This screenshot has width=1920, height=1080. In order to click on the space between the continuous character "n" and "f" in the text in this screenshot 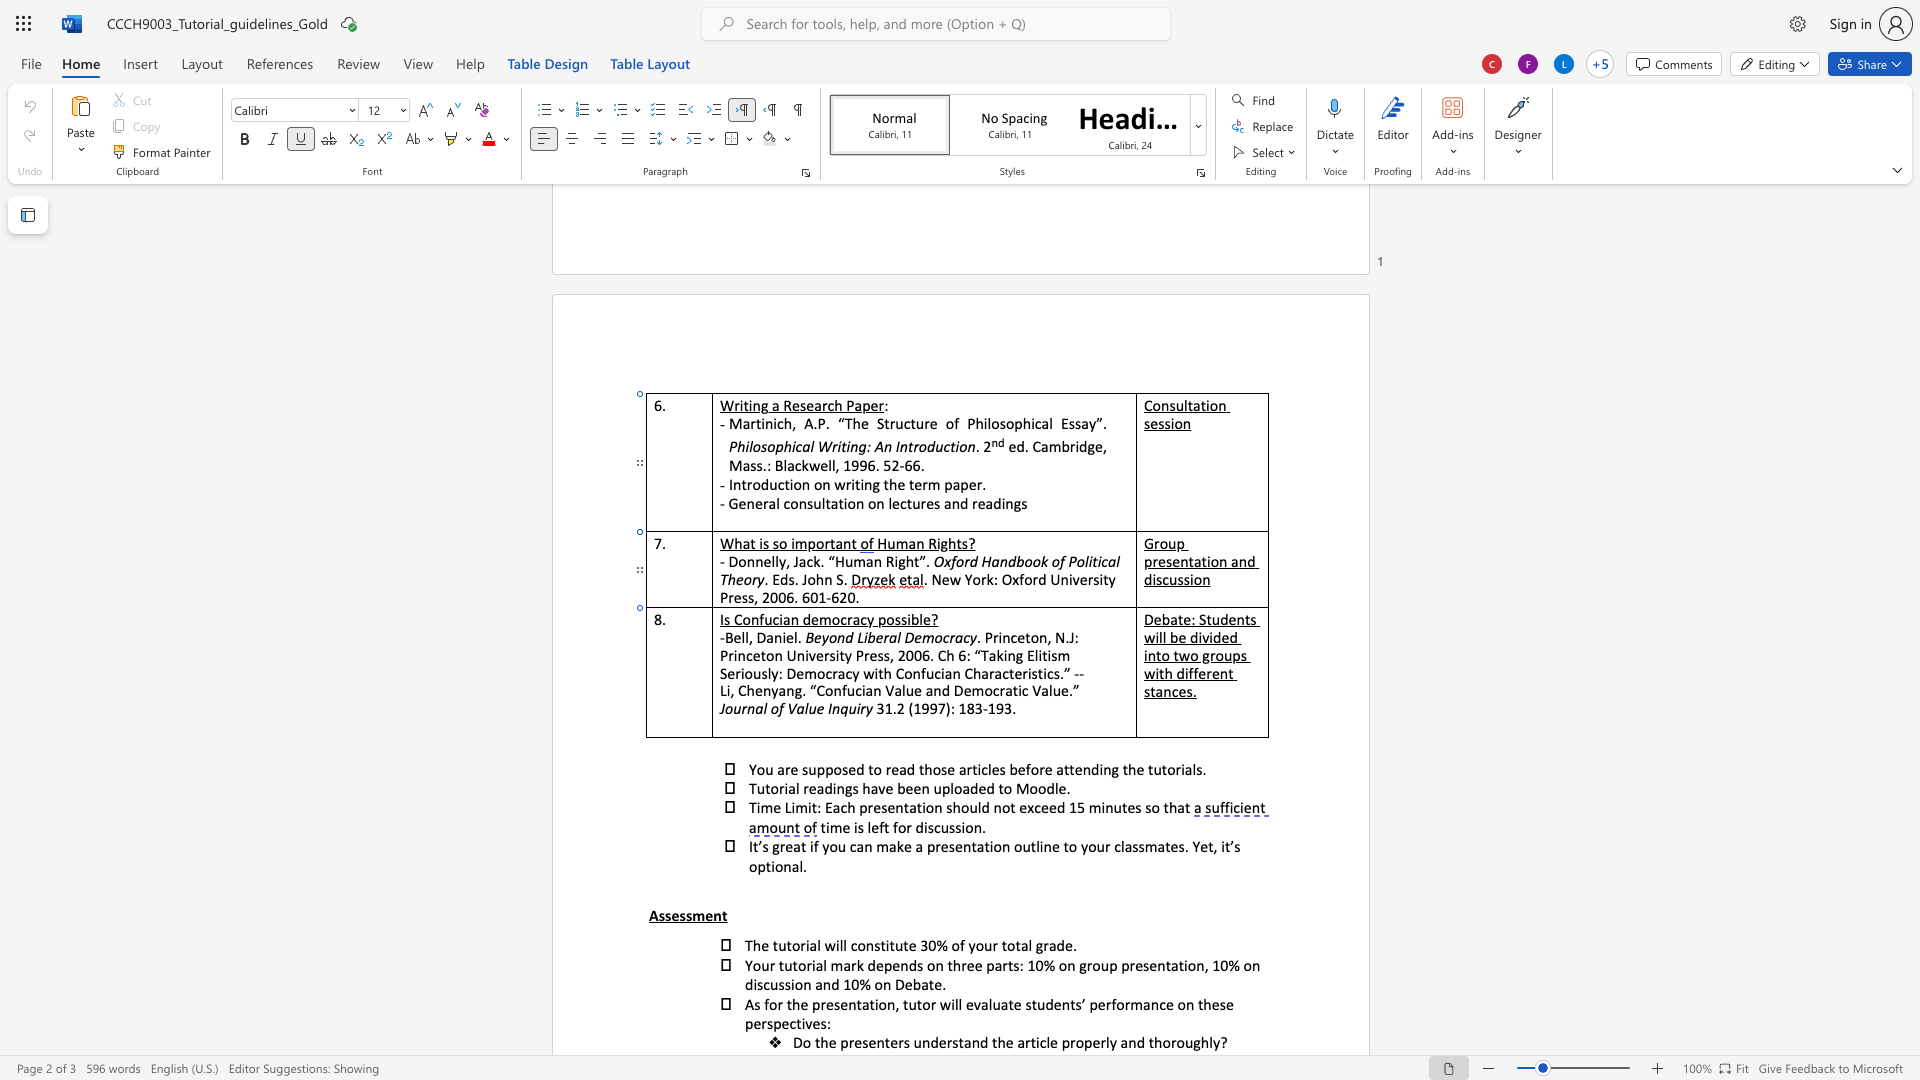, I will do `click(757, 618)`.